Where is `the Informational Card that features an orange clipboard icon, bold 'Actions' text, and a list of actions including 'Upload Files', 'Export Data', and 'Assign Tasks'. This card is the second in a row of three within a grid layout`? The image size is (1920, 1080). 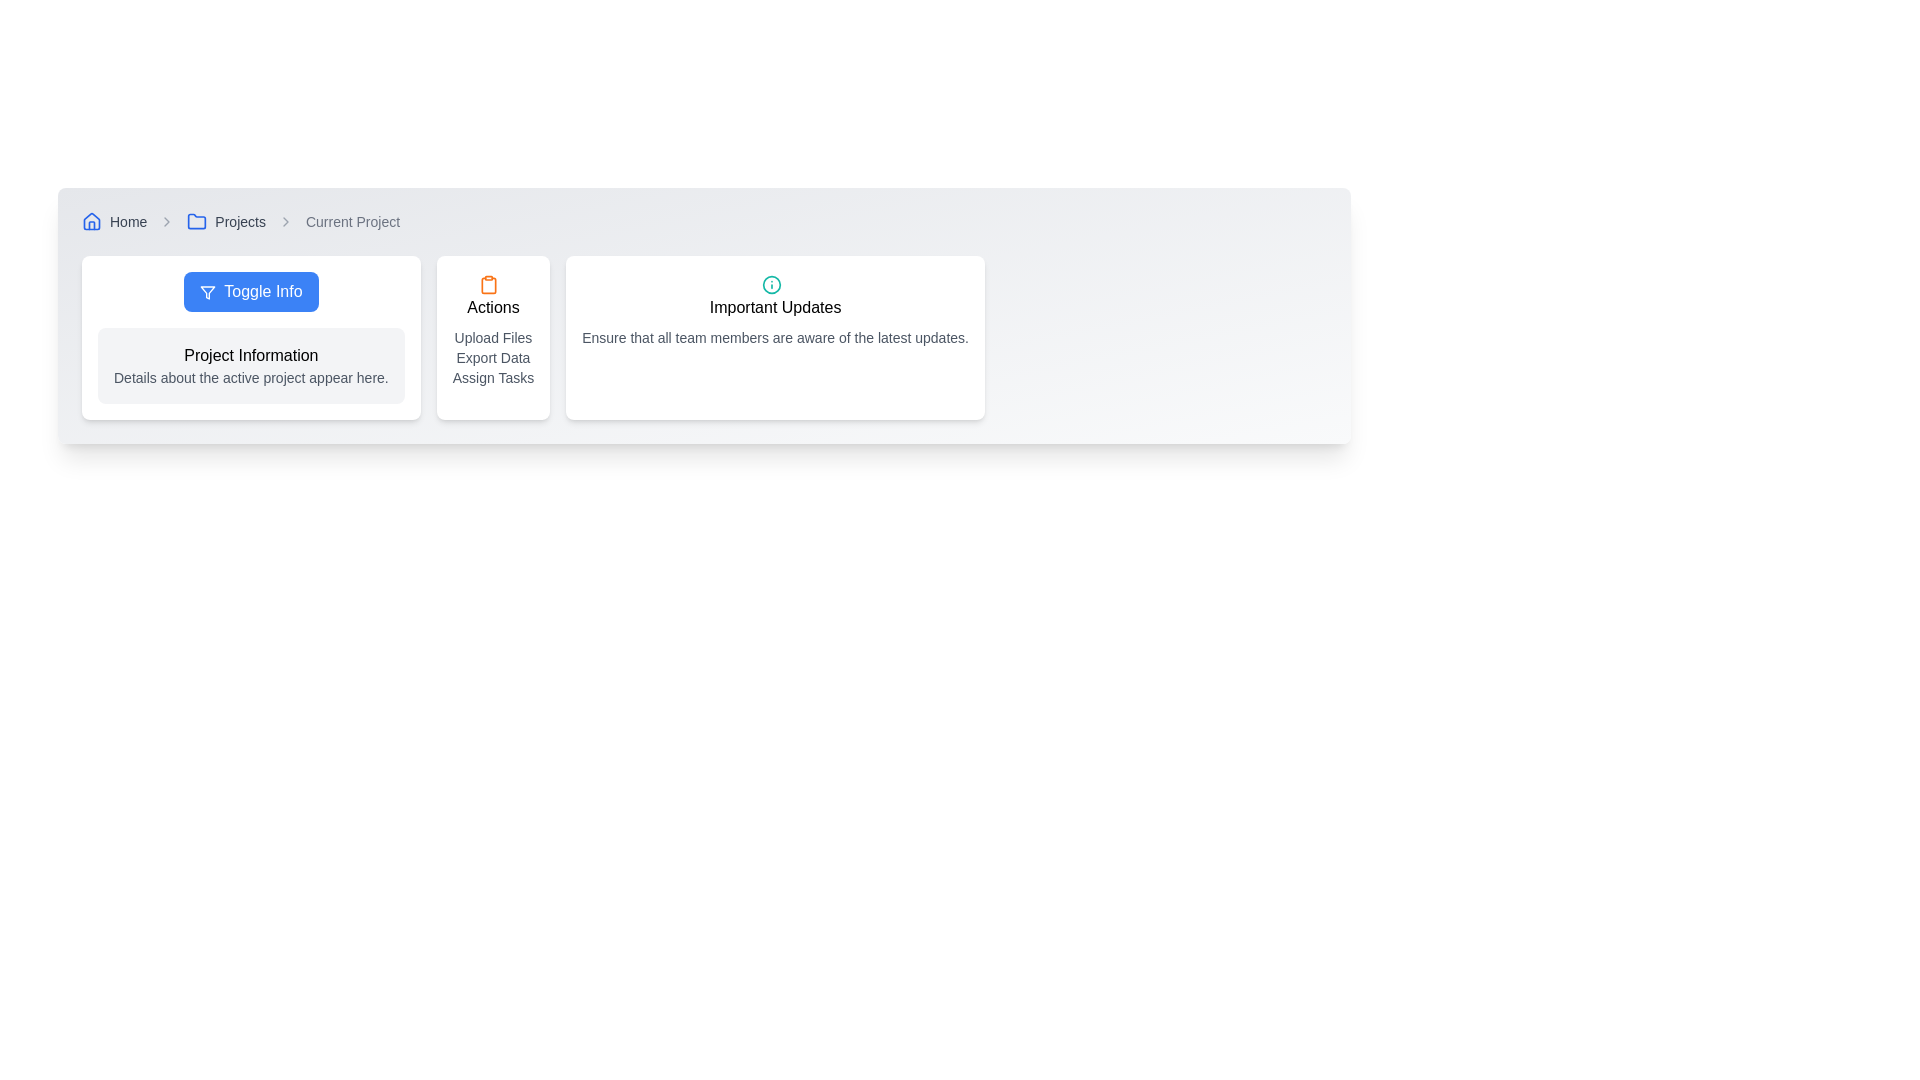 the Informational Card that features an orange clipboard icon, bold 'Actions' text, and a list of actions including 'Upload Files', 'Export Data', and 'Assign Tasks'. This card is the second in a row of three within a grid layout is located at coordinates (493, 337).